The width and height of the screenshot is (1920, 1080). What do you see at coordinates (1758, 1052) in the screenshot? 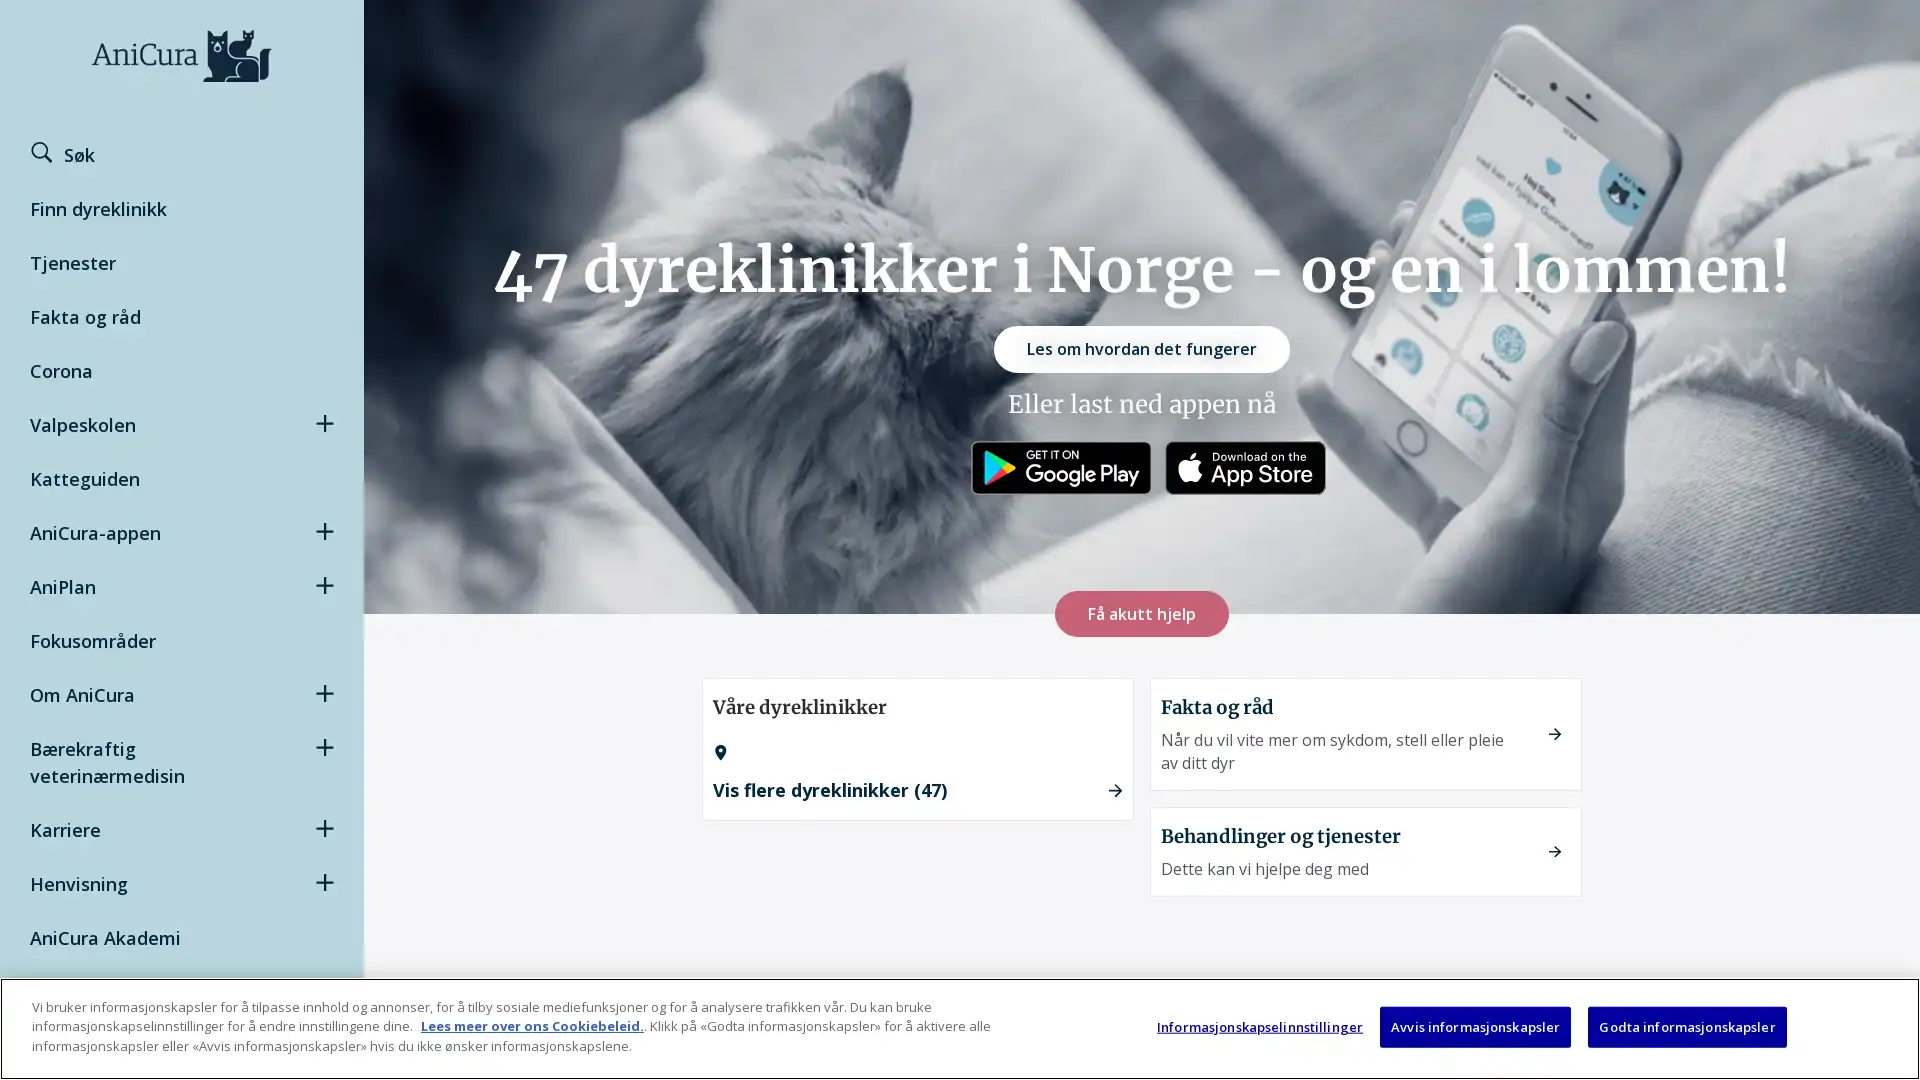
I see `Informasjonskapselinnstillinger` at bounding box center [1758, 1052].